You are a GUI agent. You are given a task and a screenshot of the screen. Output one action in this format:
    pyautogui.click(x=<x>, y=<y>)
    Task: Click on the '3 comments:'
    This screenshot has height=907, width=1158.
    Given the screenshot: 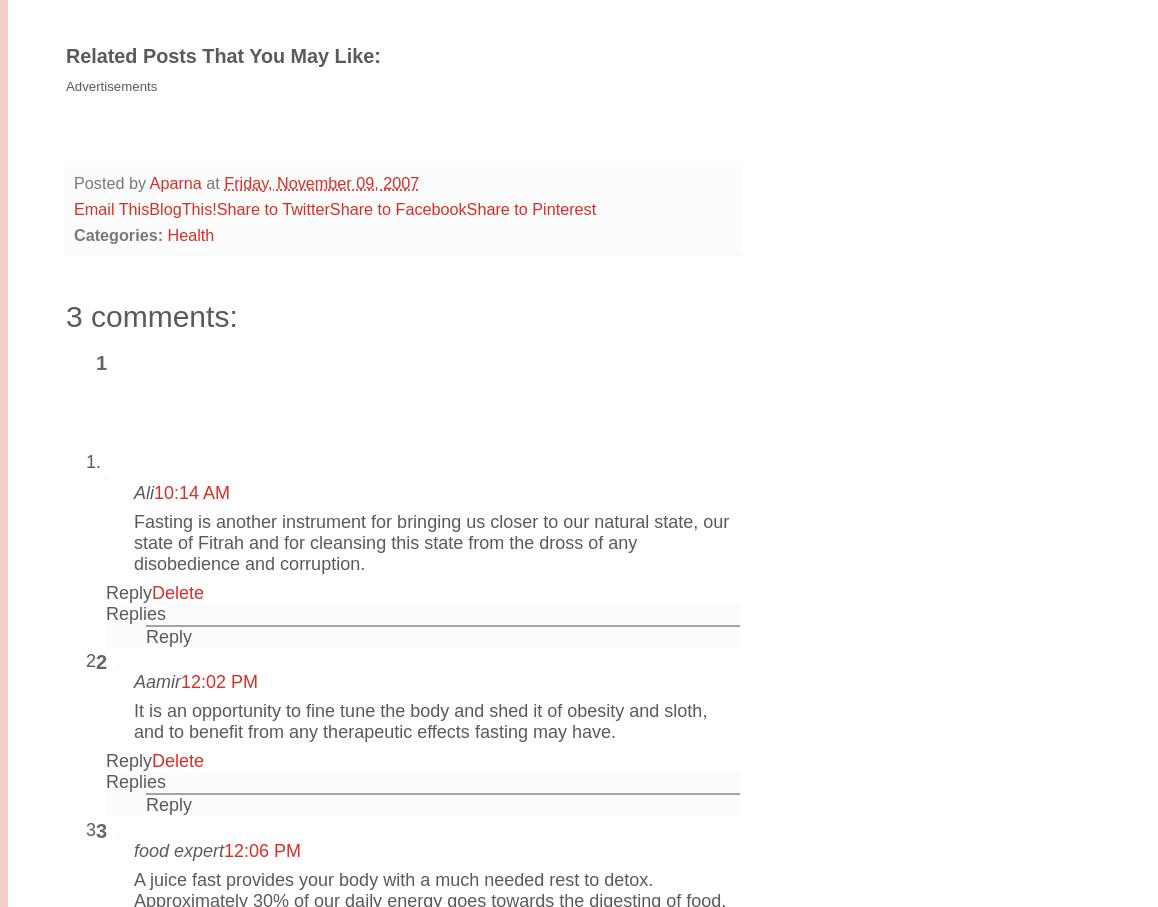 What is the action you would take?
    pyautogui.click(x=66, y=315)
    